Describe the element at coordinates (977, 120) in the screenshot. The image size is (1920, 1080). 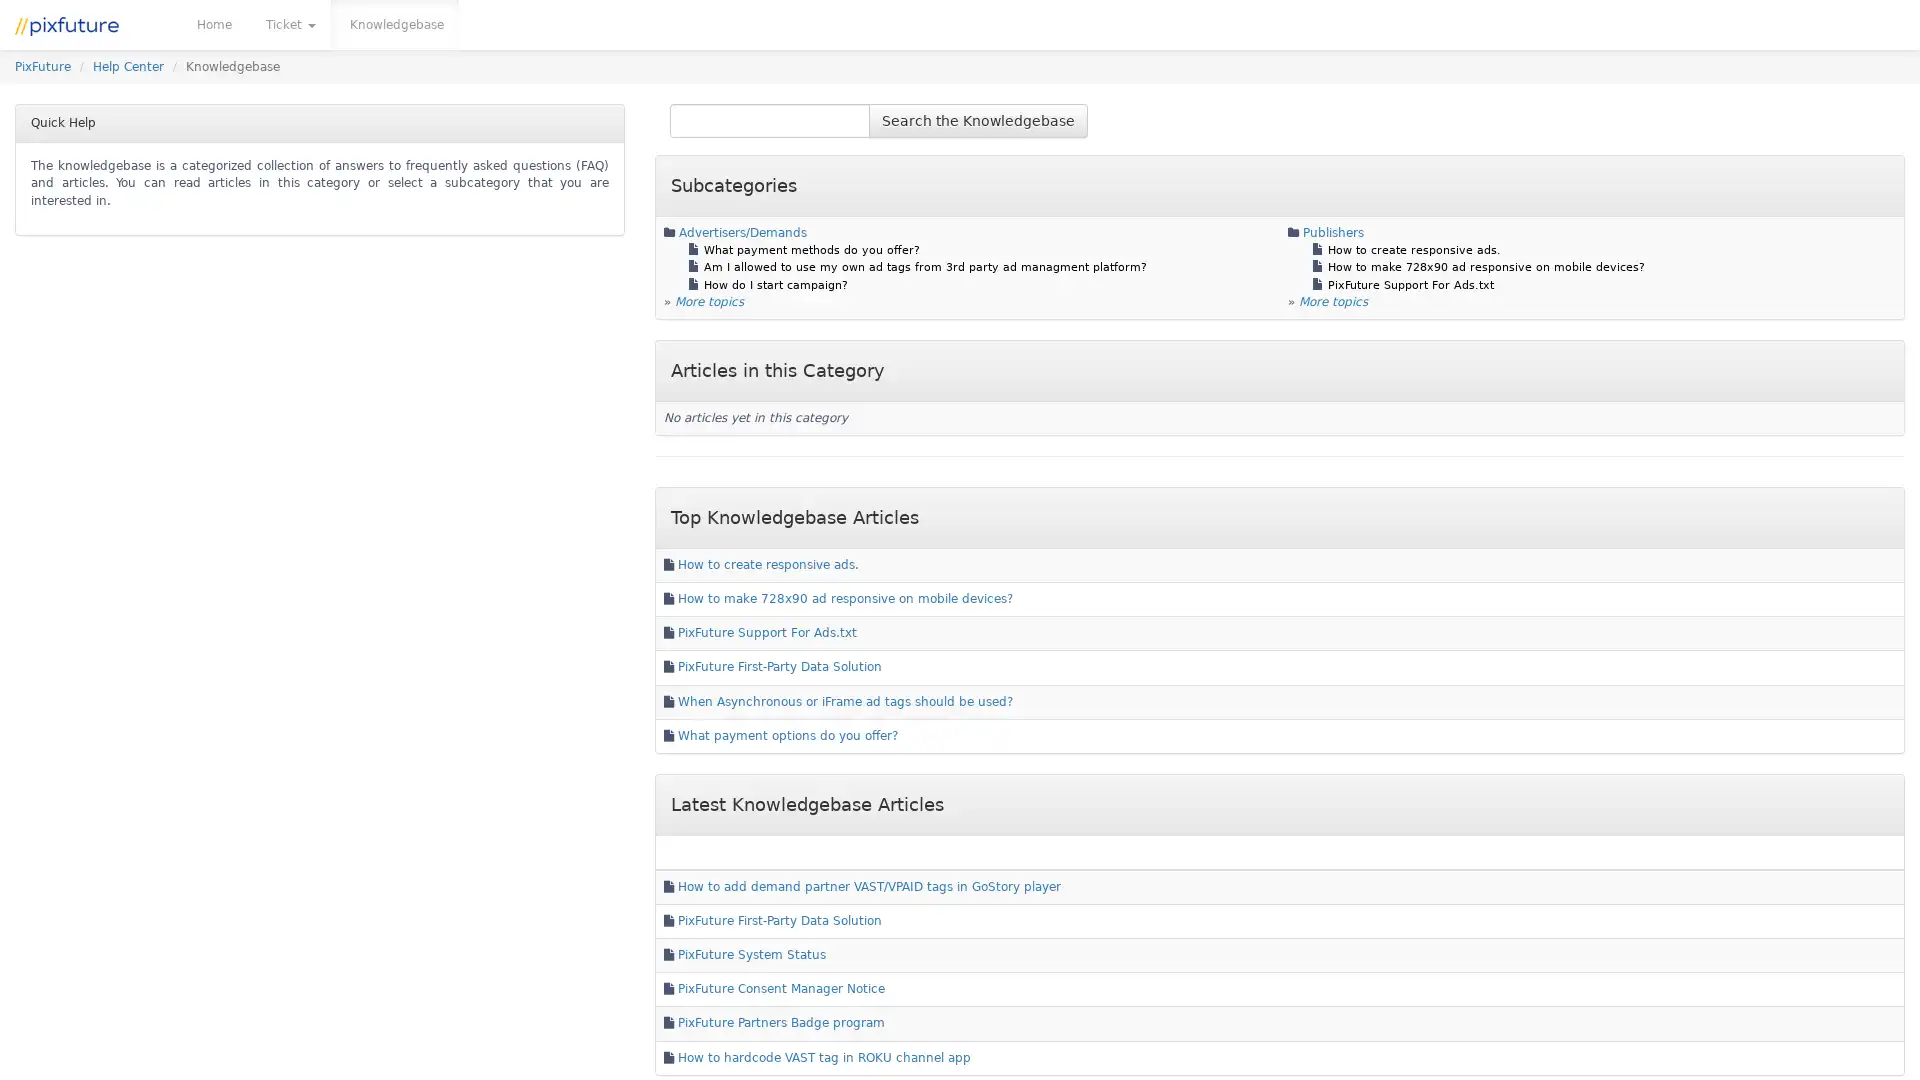
I see `Search the Knowledgebase` at that location.